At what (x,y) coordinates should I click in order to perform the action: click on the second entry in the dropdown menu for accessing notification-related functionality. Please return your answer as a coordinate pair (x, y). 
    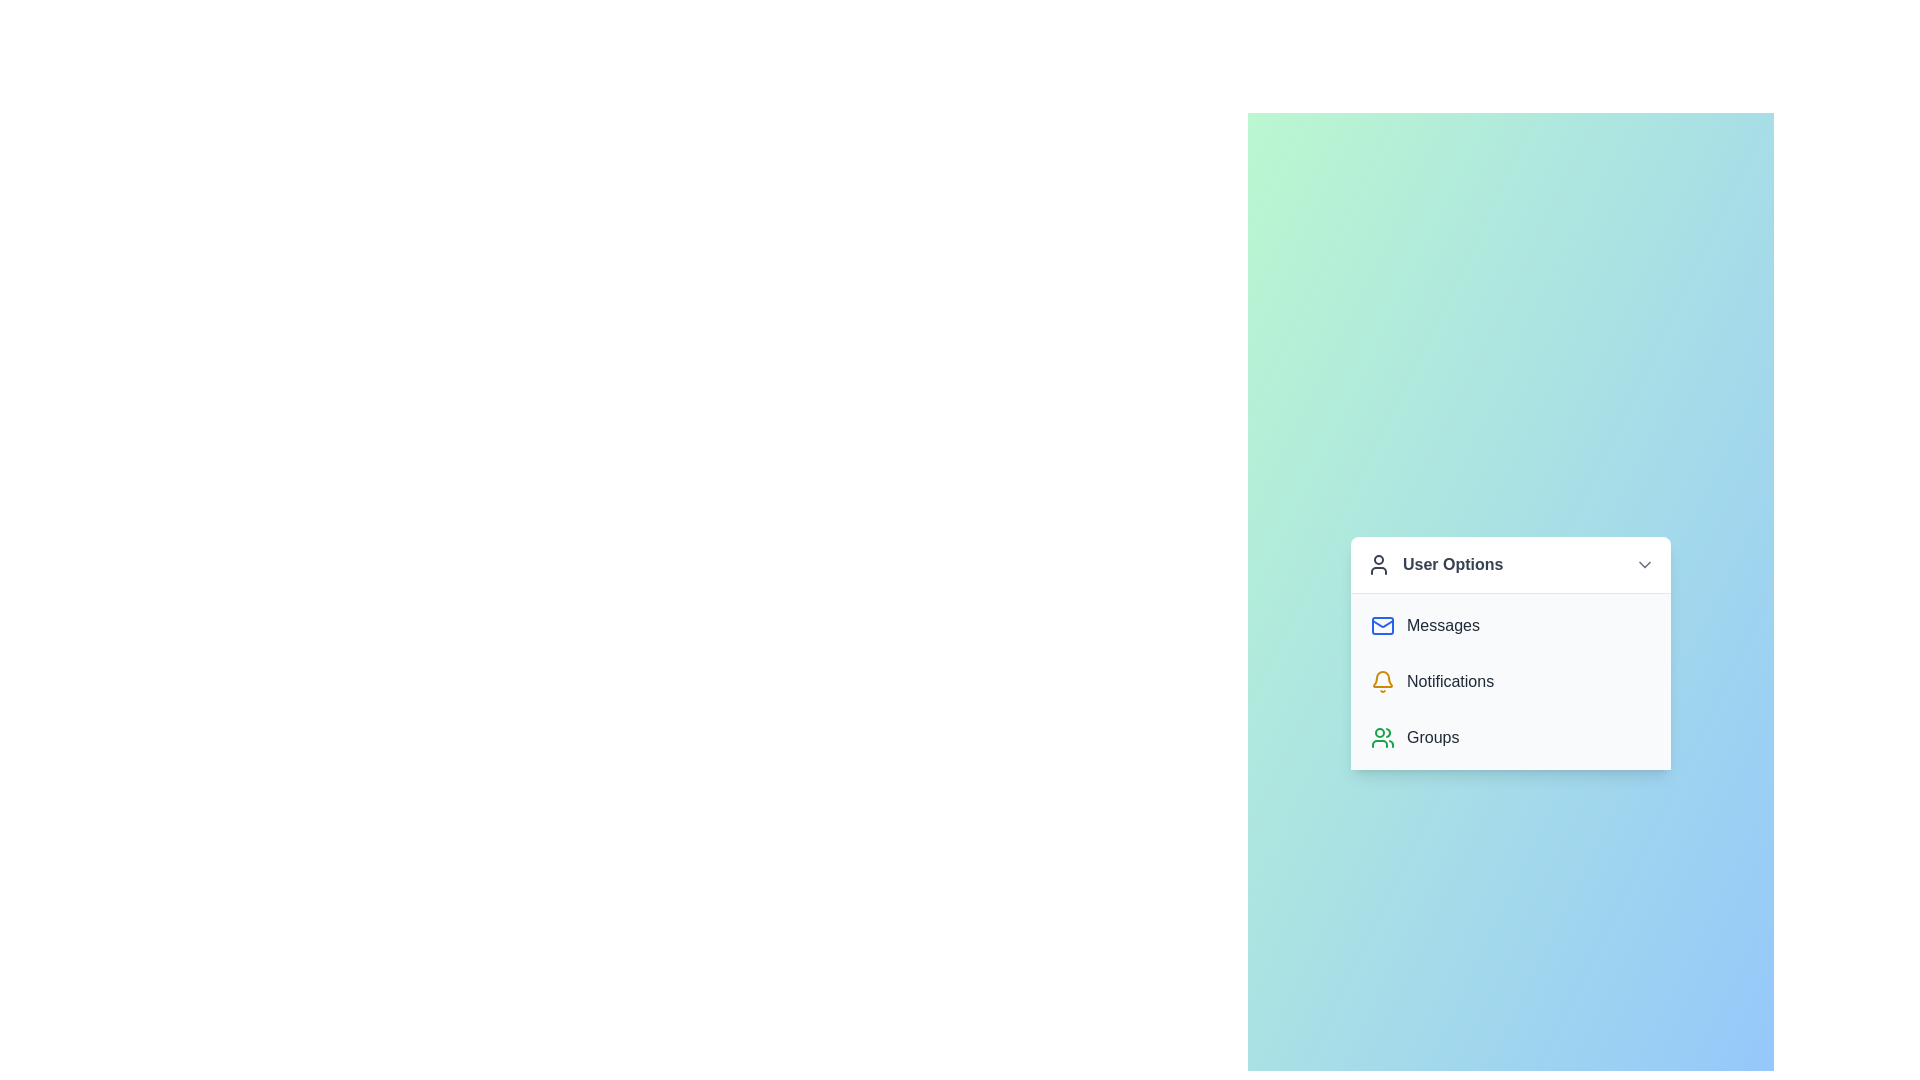
    Looking at the image, I should click on (1511, 680).